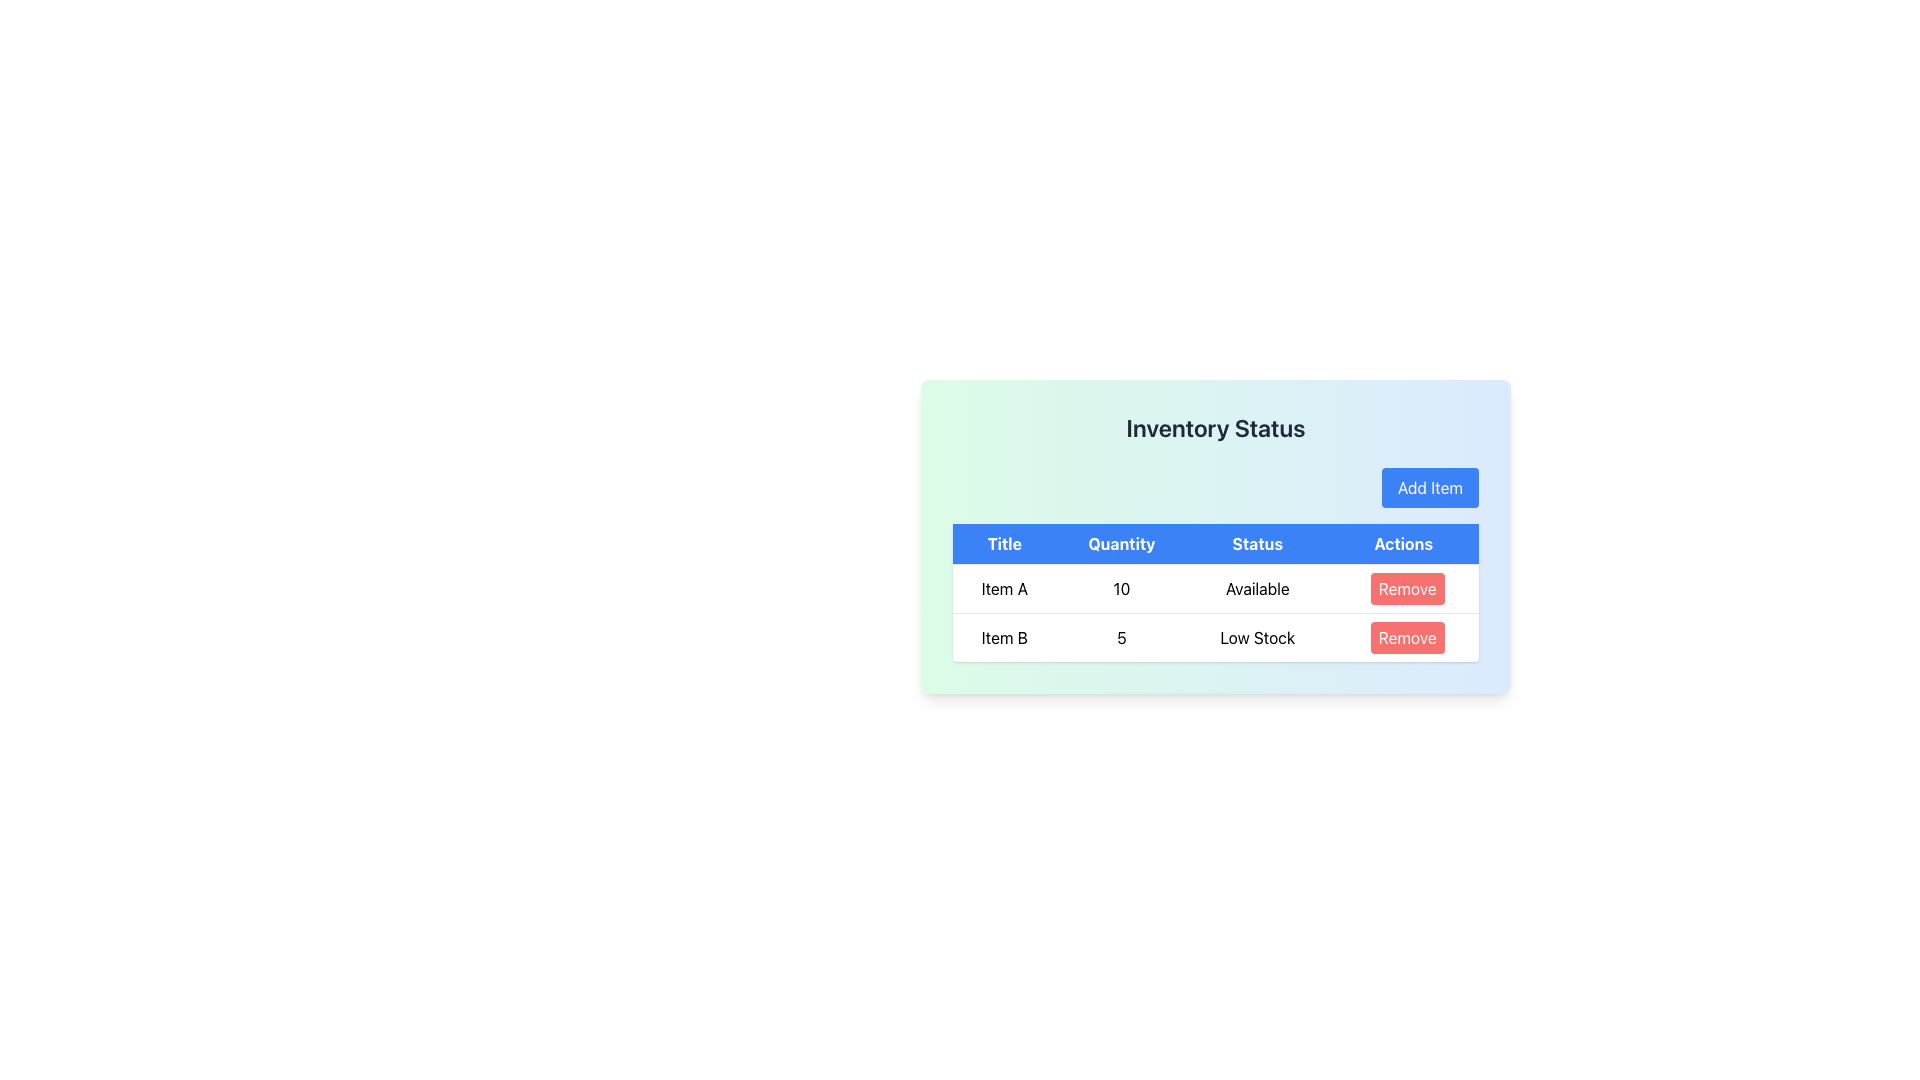 The image size is (1920, 1080). I want to click on the 'Quantity' button, which is a rectangular button with white text on a blue background, positioned in the header row of a table structure, so click(1121, 544).